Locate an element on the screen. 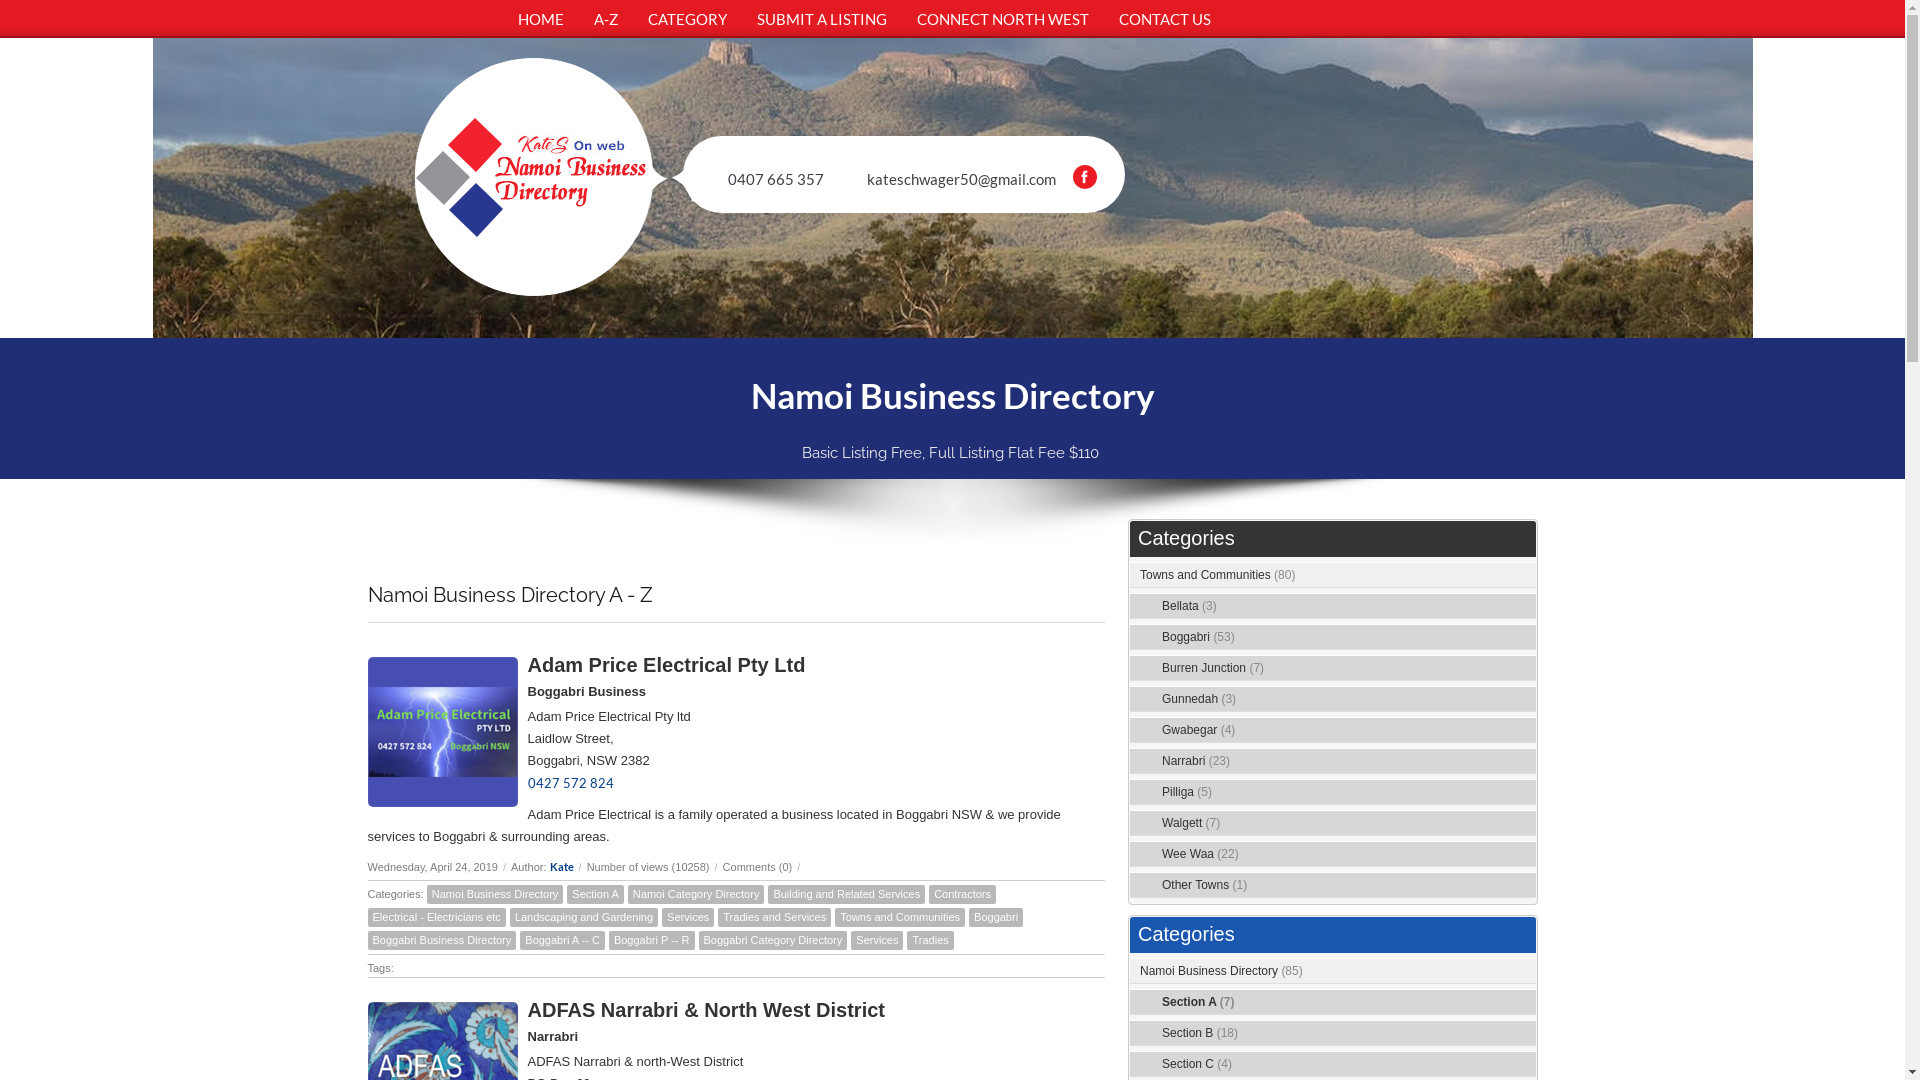 The width and height of the screenshot is (1920, 1080). 'Namoi Category Directory' is located at coordinates (696, 893).